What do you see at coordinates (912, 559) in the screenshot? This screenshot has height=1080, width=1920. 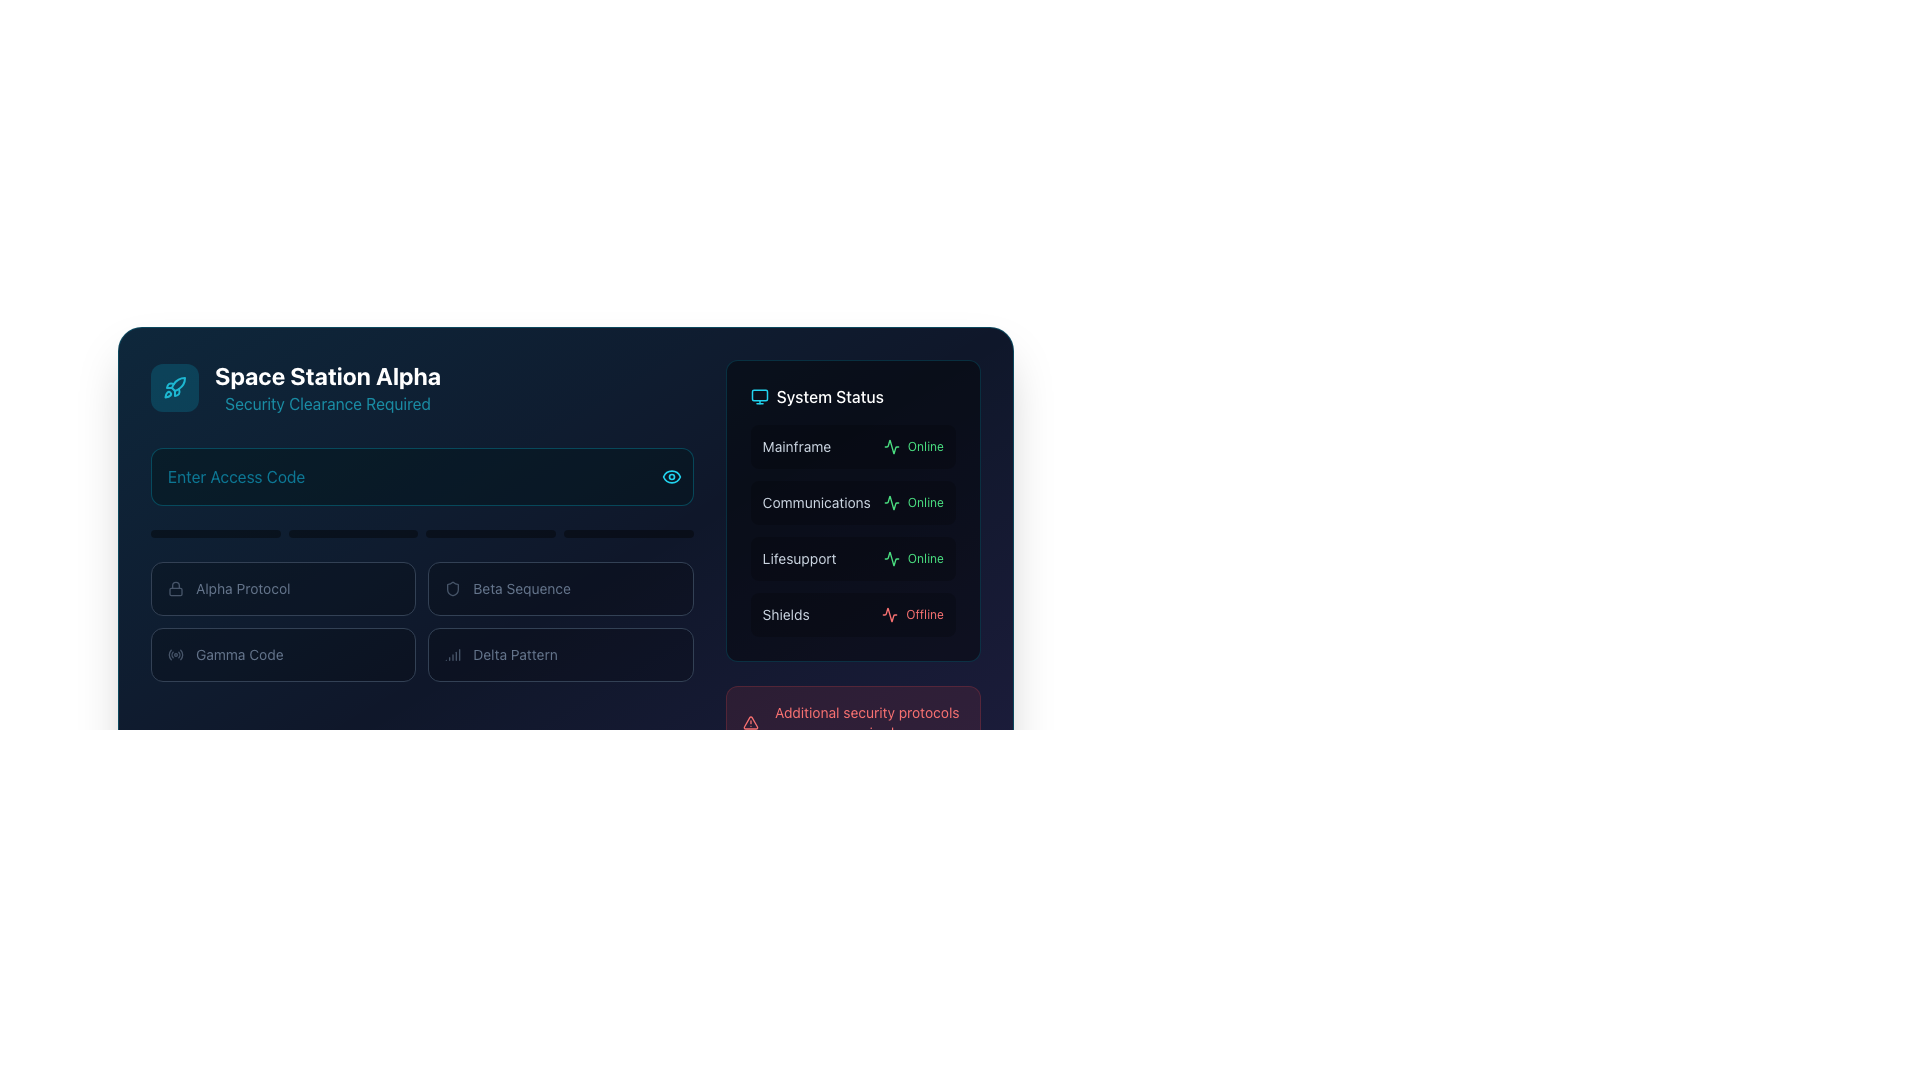 I see `status of the 'Lifesupport' system, which is indicated by the text label showing it is operational (Online) located under the 'System Status' heading on the right-hand side of the interface` at bounding box center [912, 559].